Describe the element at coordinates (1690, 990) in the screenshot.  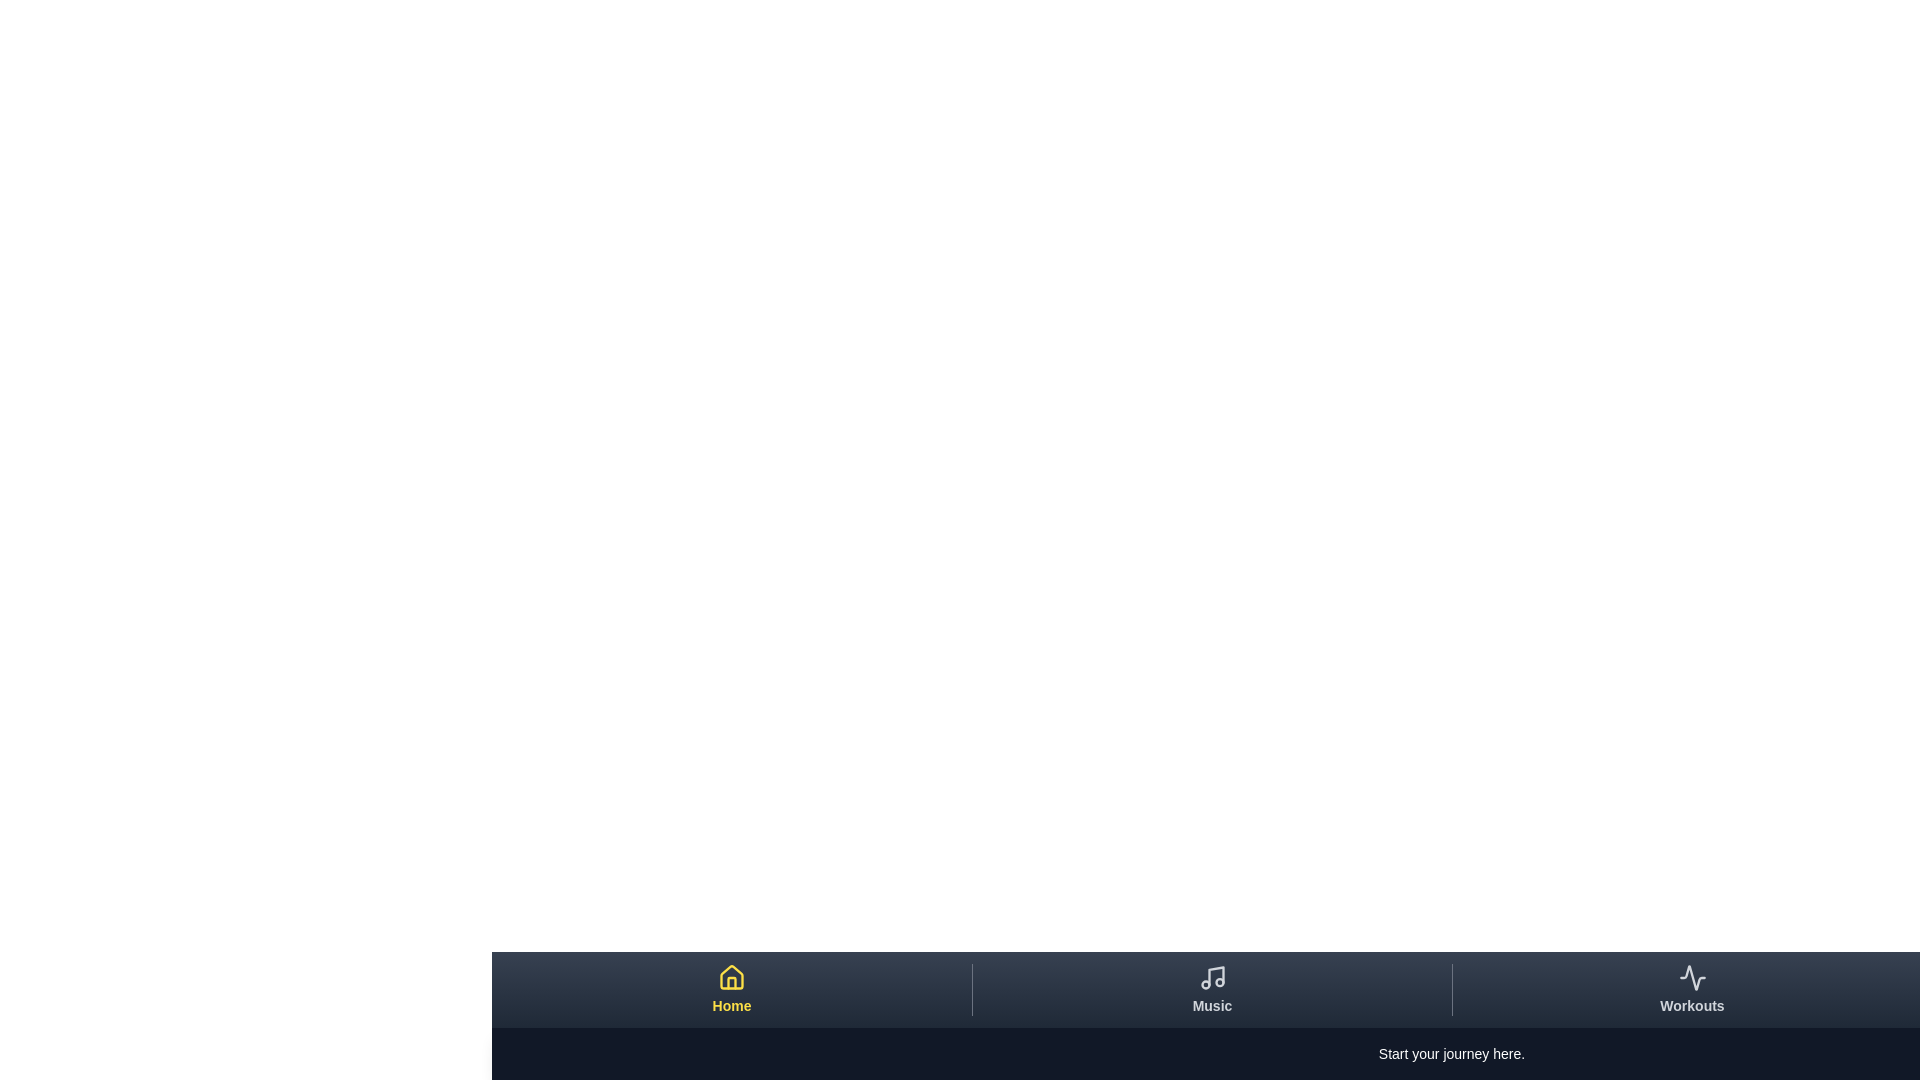
I see `the tab Workouts to preview its hover effects` at that location.